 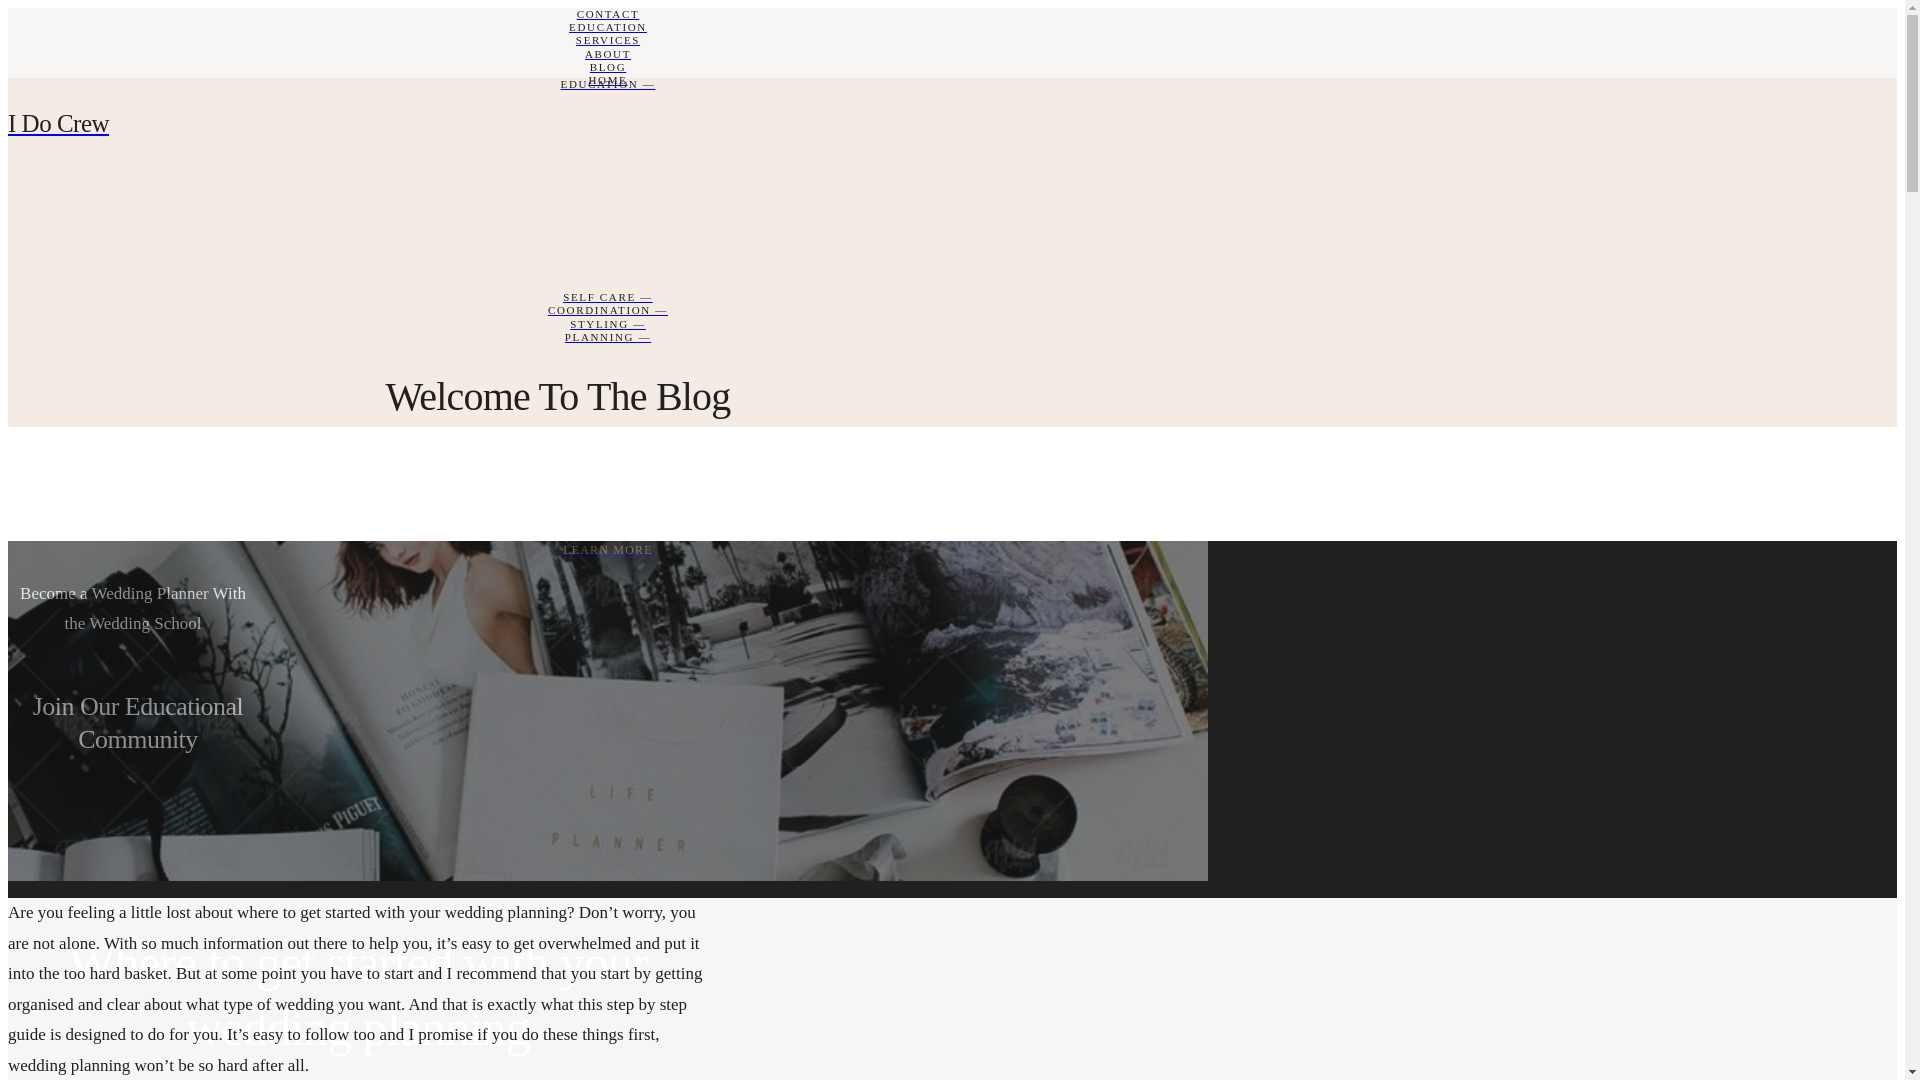 What do you see at coordinates (607, 14) in the screenshot?
I see `'CONTACT'` at bounding box center [607, 14].